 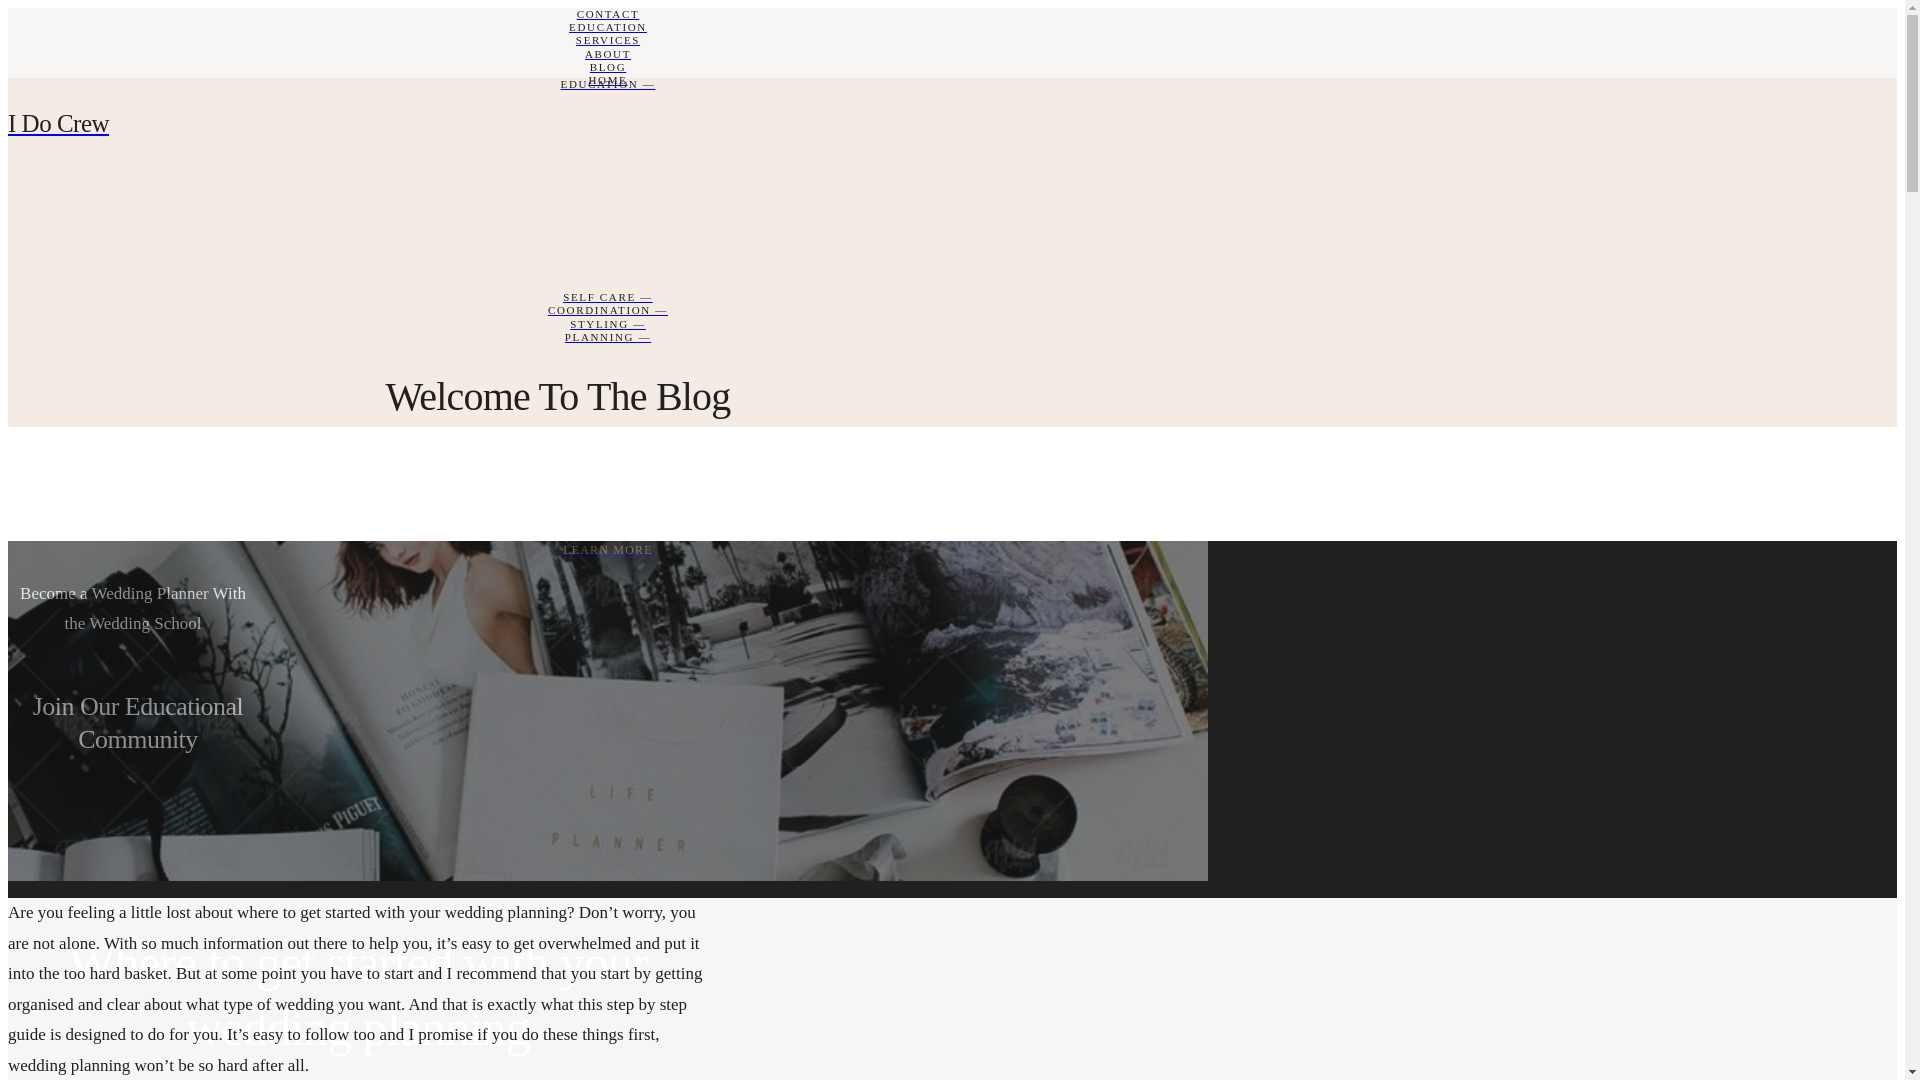 What do you see at coordinates (607, 14) in the screenshot?
I see `'CONTACT'` at bounding box center [607, 14].